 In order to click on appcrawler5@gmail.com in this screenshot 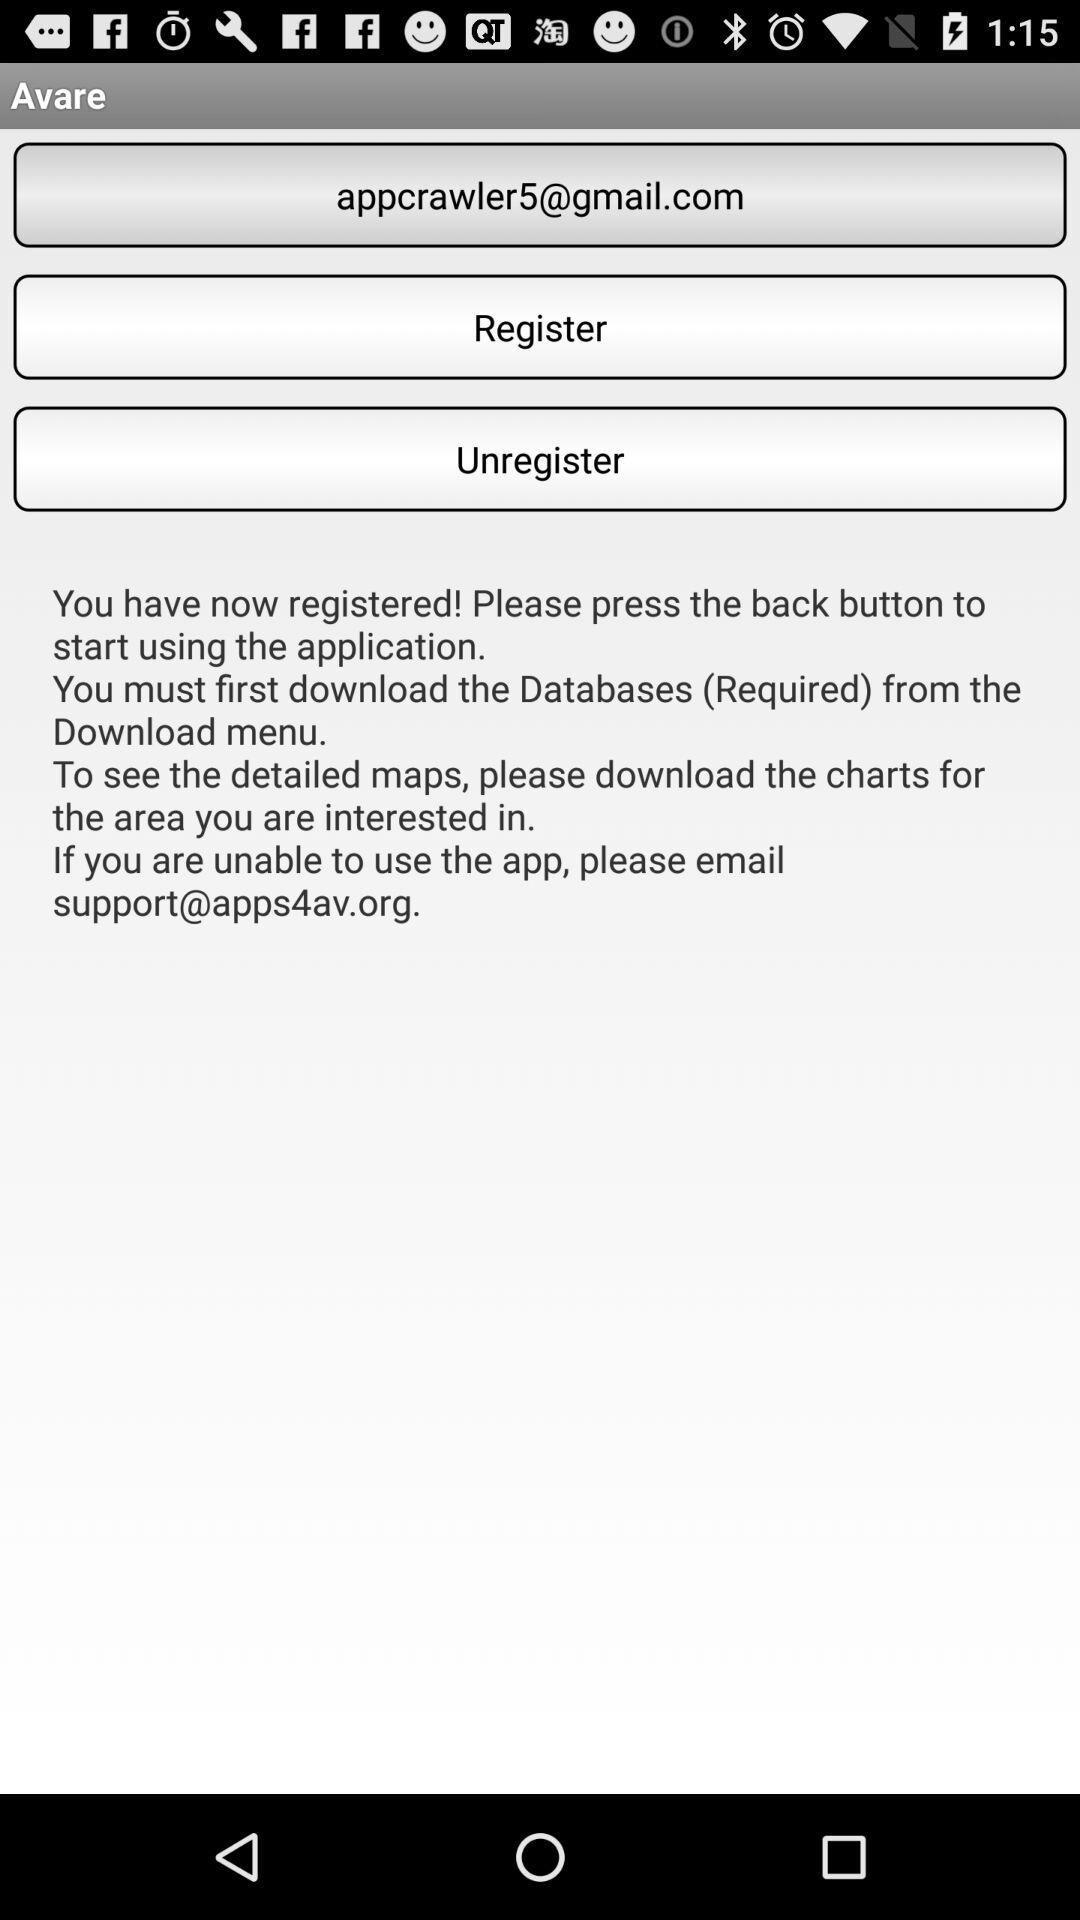, I will do `click(540, 195)`.